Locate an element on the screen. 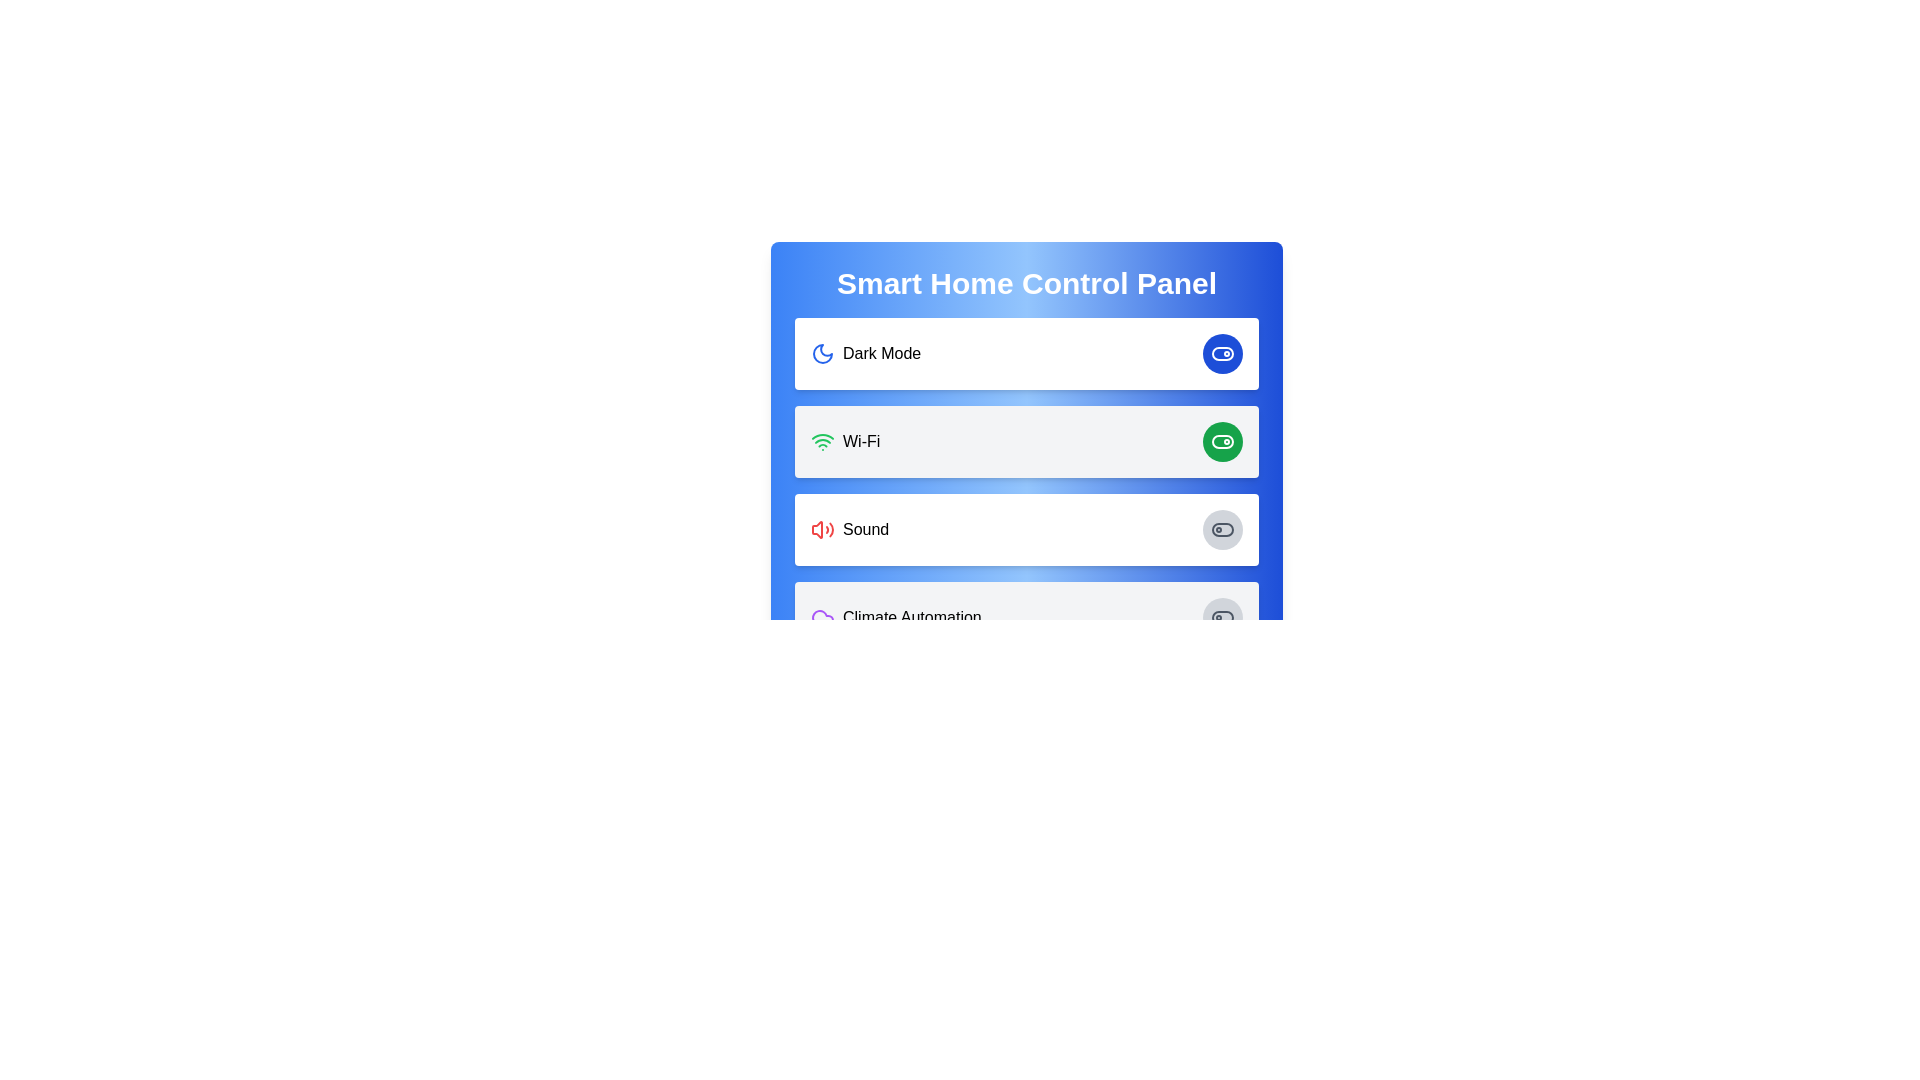 Image resolution: width=1920 pixels, height=1080 pixels. the green toggle button with a white outline in the Smart Home Control Panel is located at coordinates (1222, 441).